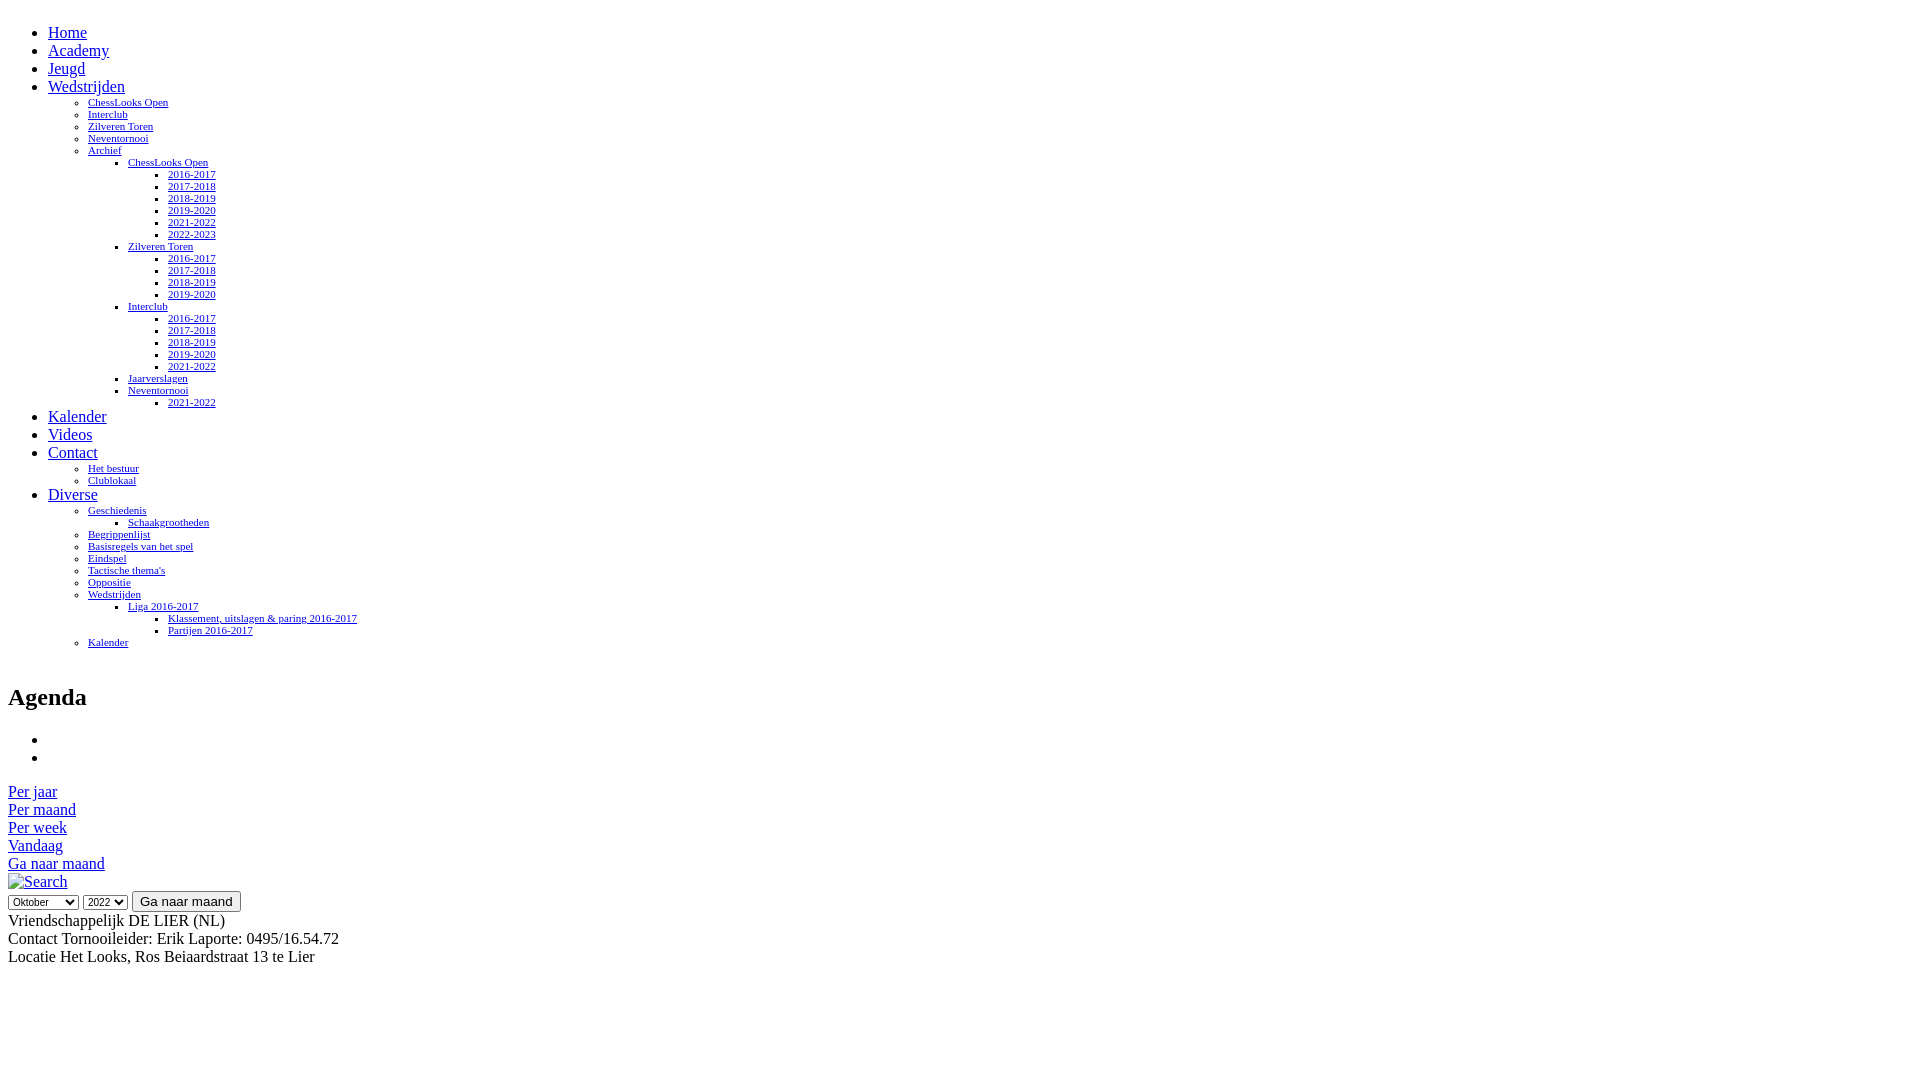 The width and height of the screenshot is (1920, 1080). I want to click on 'Kalender', so click(77, 415).